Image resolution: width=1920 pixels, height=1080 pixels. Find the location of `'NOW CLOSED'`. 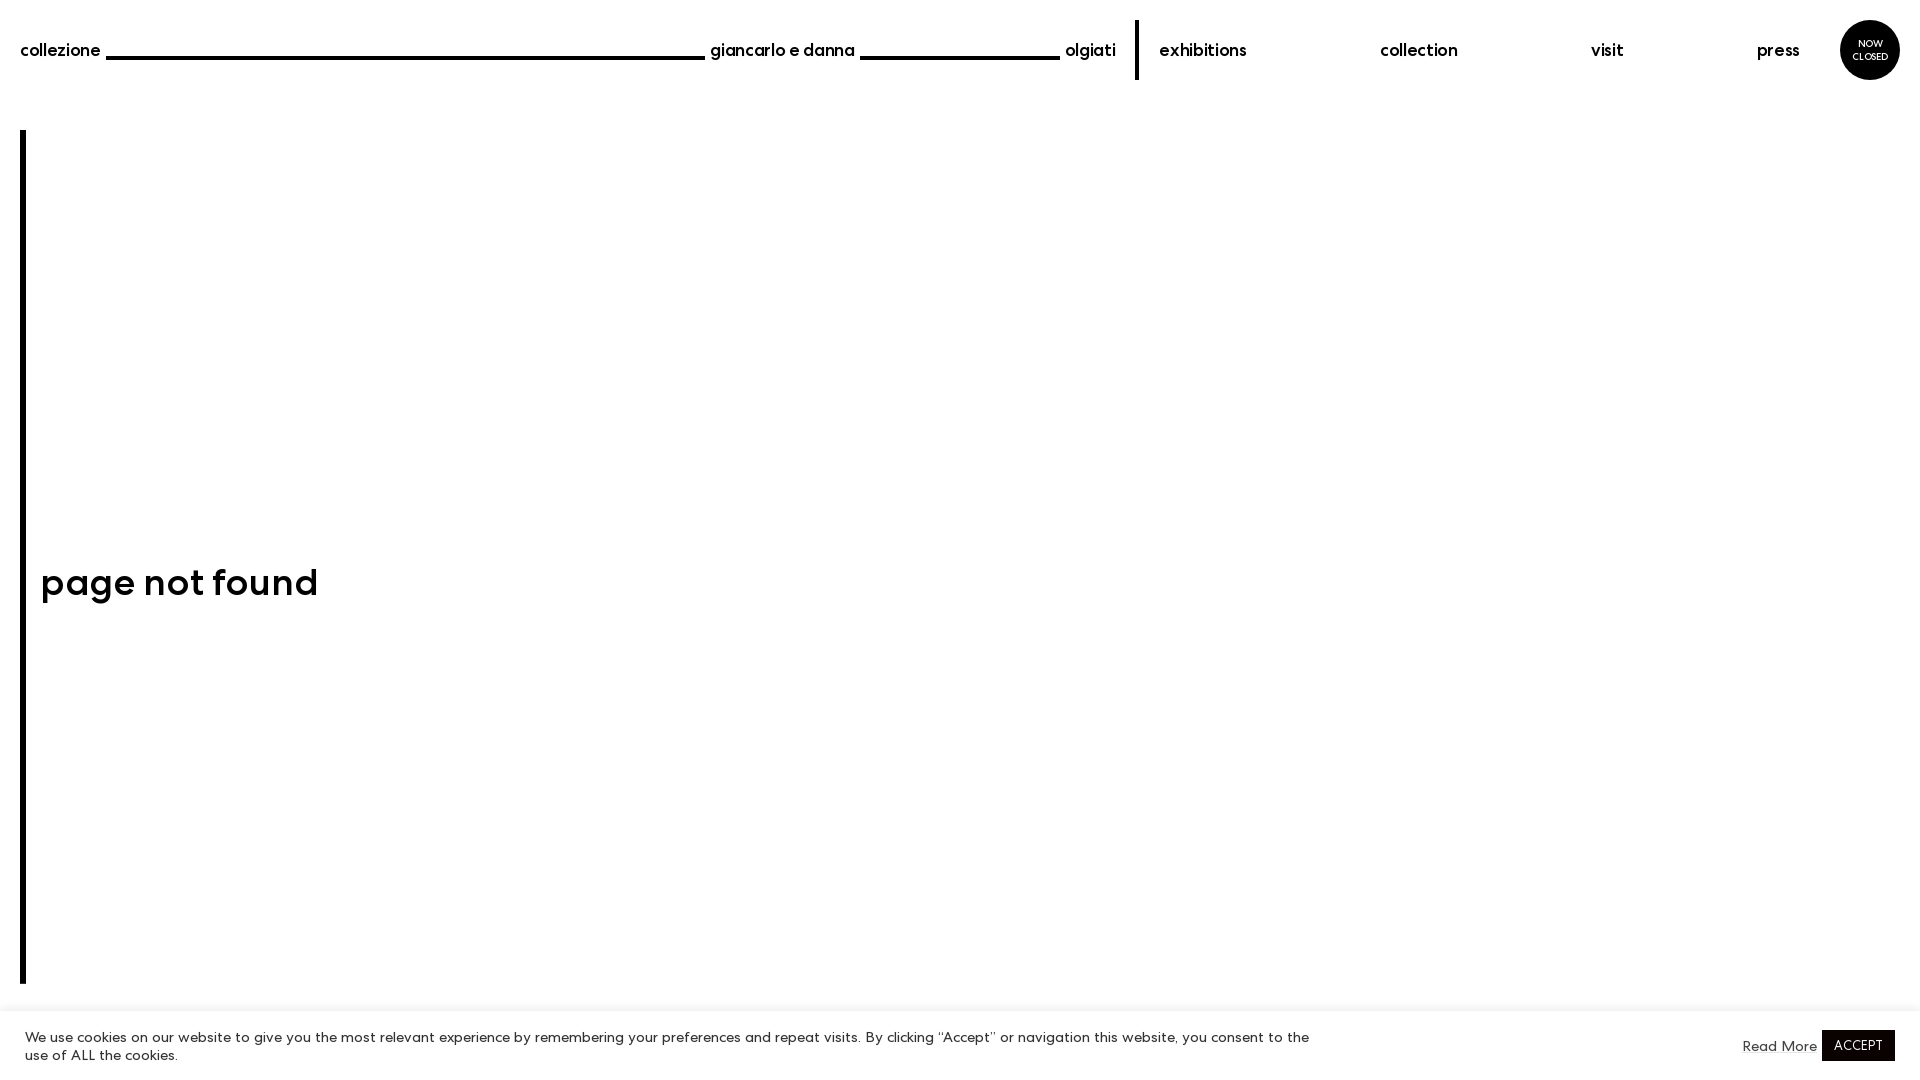

'NOW CLOSED' is located at coordinates (1839, 49).